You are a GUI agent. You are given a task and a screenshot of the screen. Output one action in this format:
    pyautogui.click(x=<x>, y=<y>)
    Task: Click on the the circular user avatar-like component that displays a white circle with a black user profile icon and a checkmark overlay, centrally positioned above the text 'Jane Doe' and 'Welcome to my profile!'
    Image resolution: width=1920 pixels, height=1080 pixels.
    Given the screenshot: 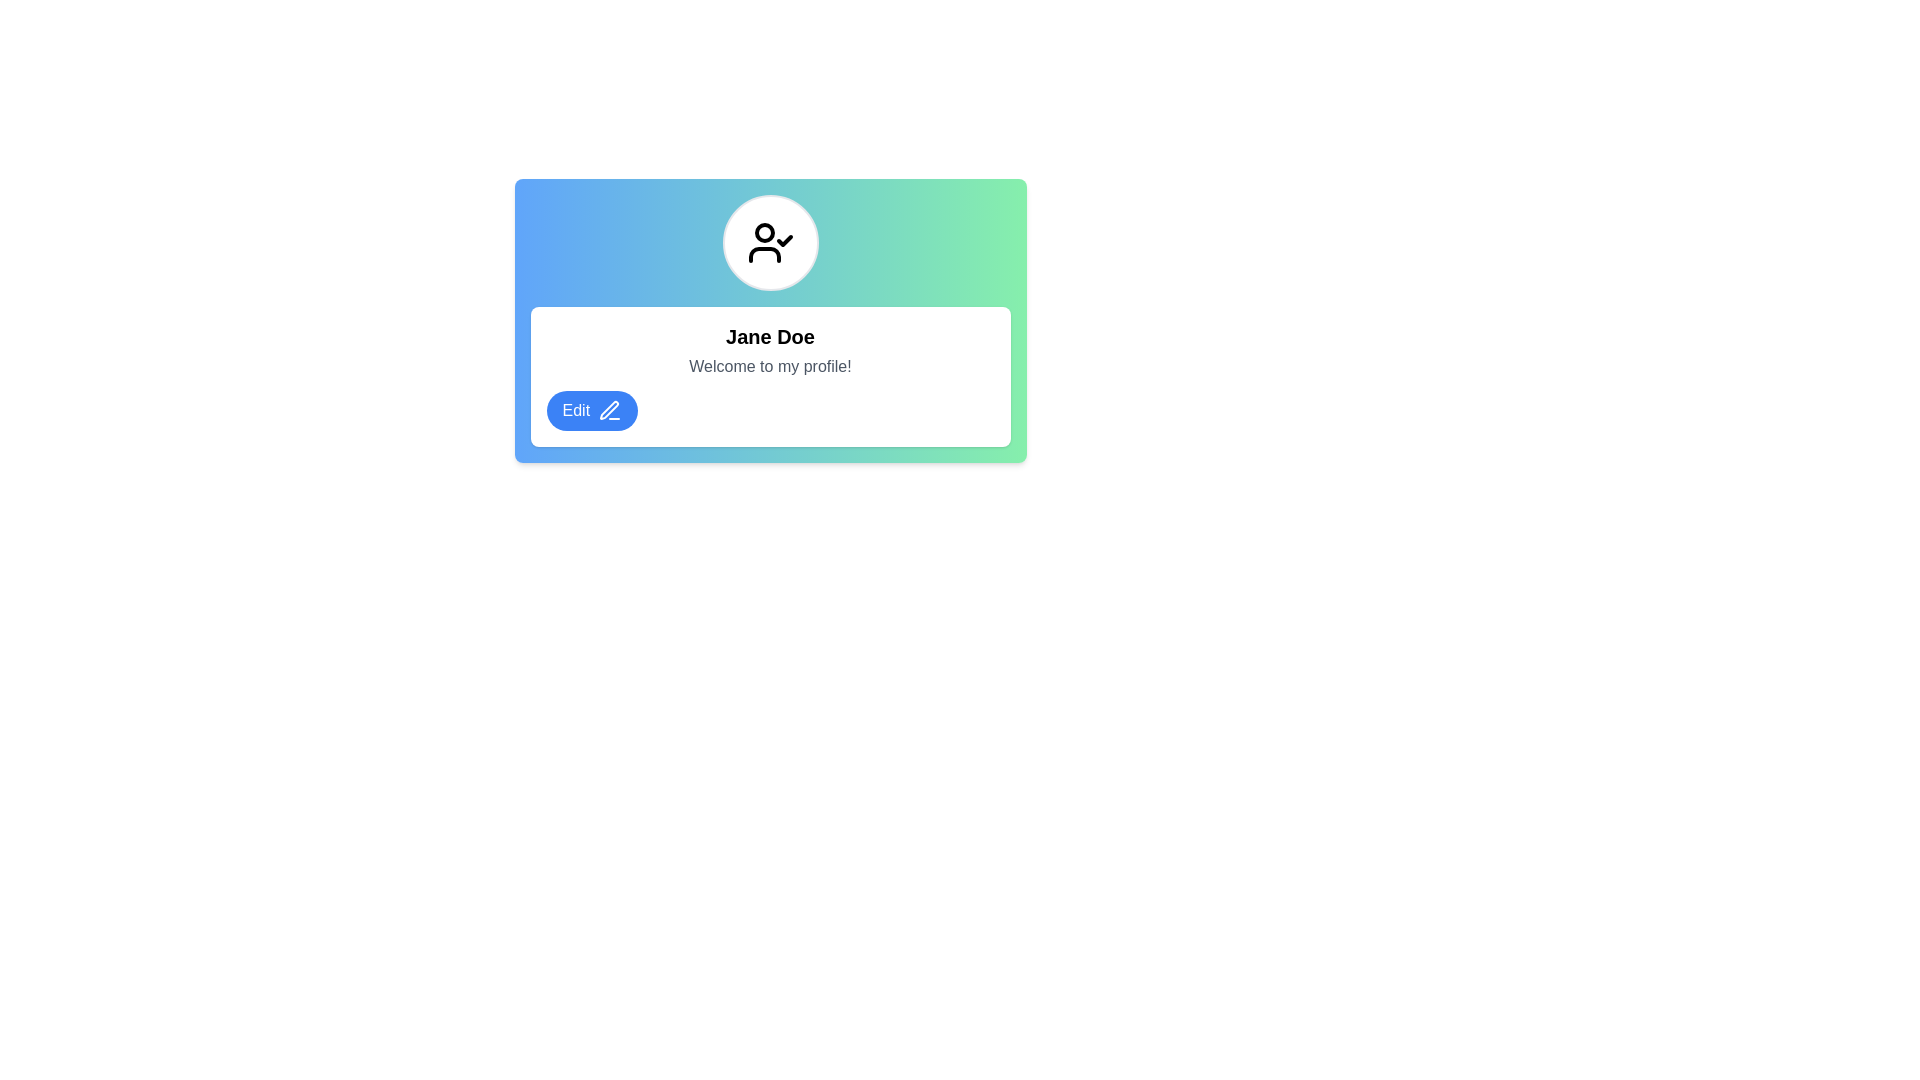 What is the action you would take?
    pyautogui.click(x=769, y=242)
    